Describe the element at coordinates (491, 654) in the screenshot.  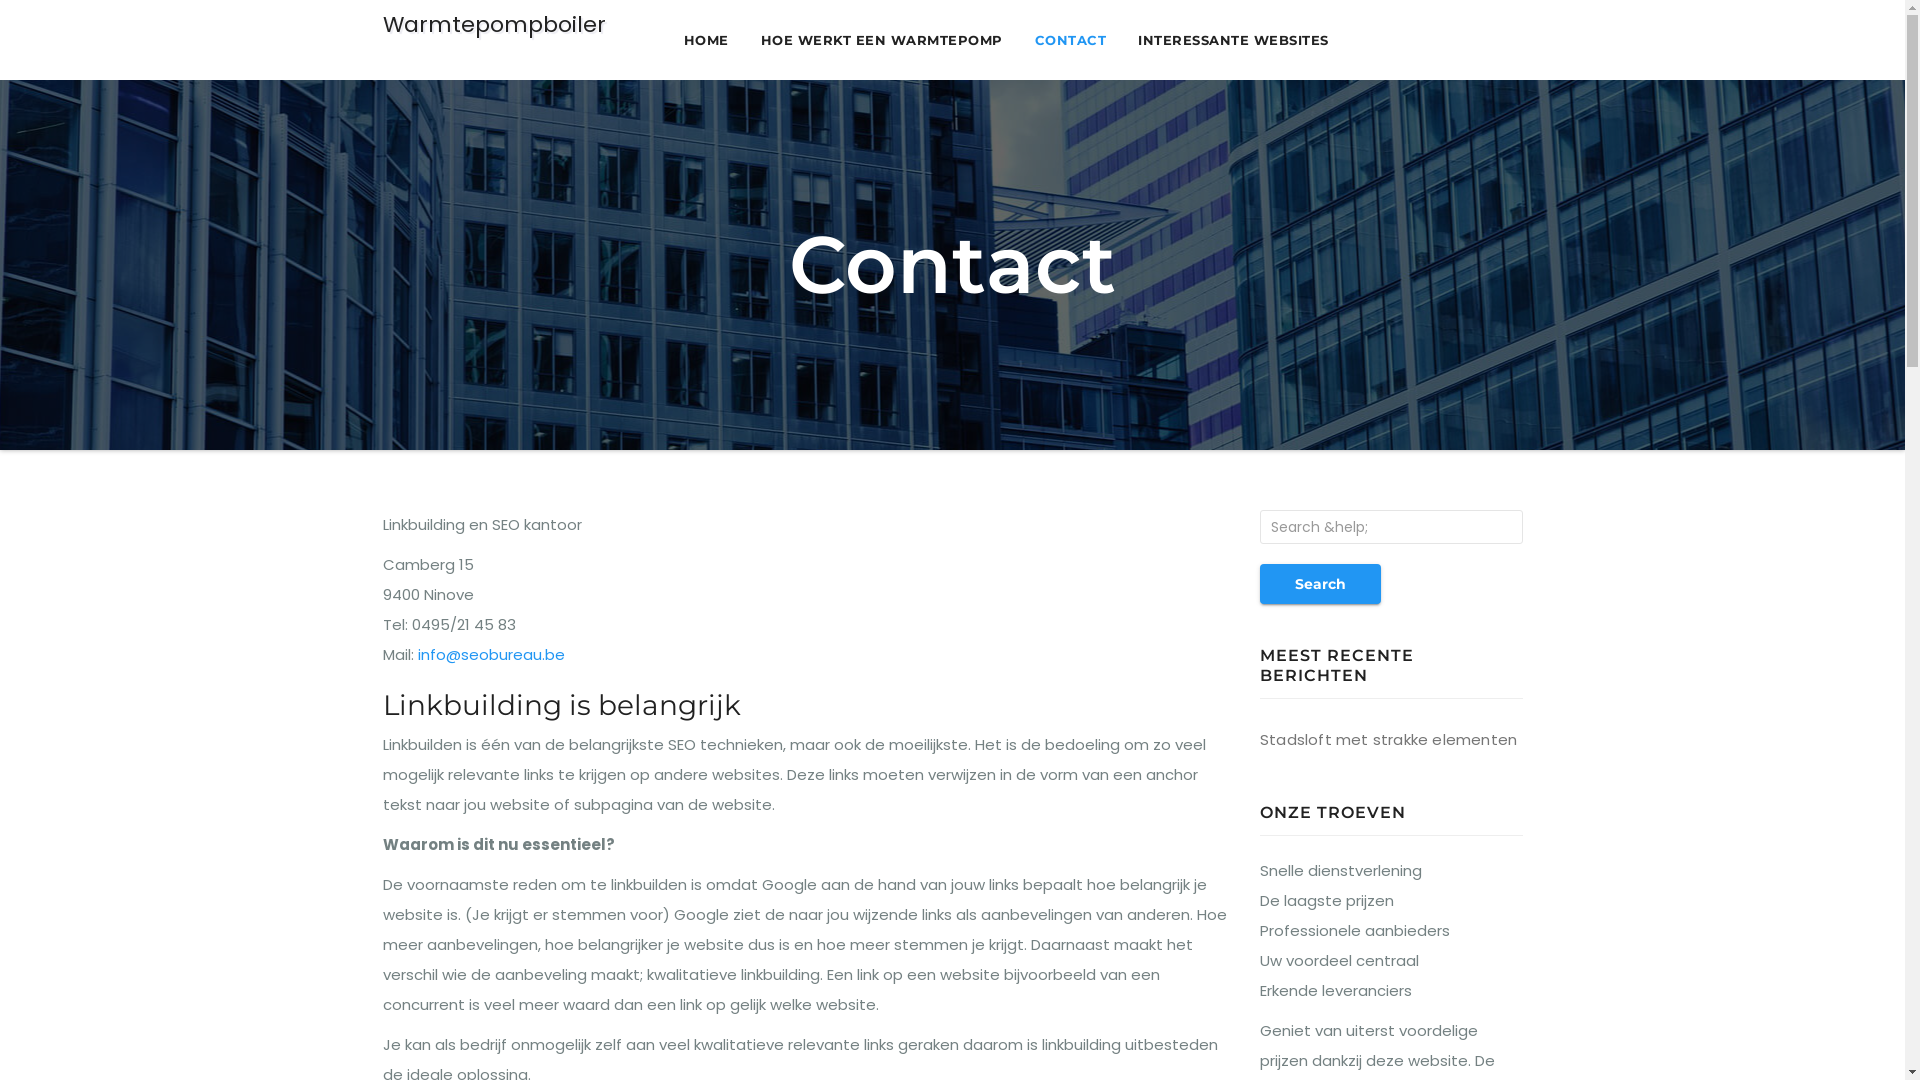
I see `'info@seobureau.be'` at that location.